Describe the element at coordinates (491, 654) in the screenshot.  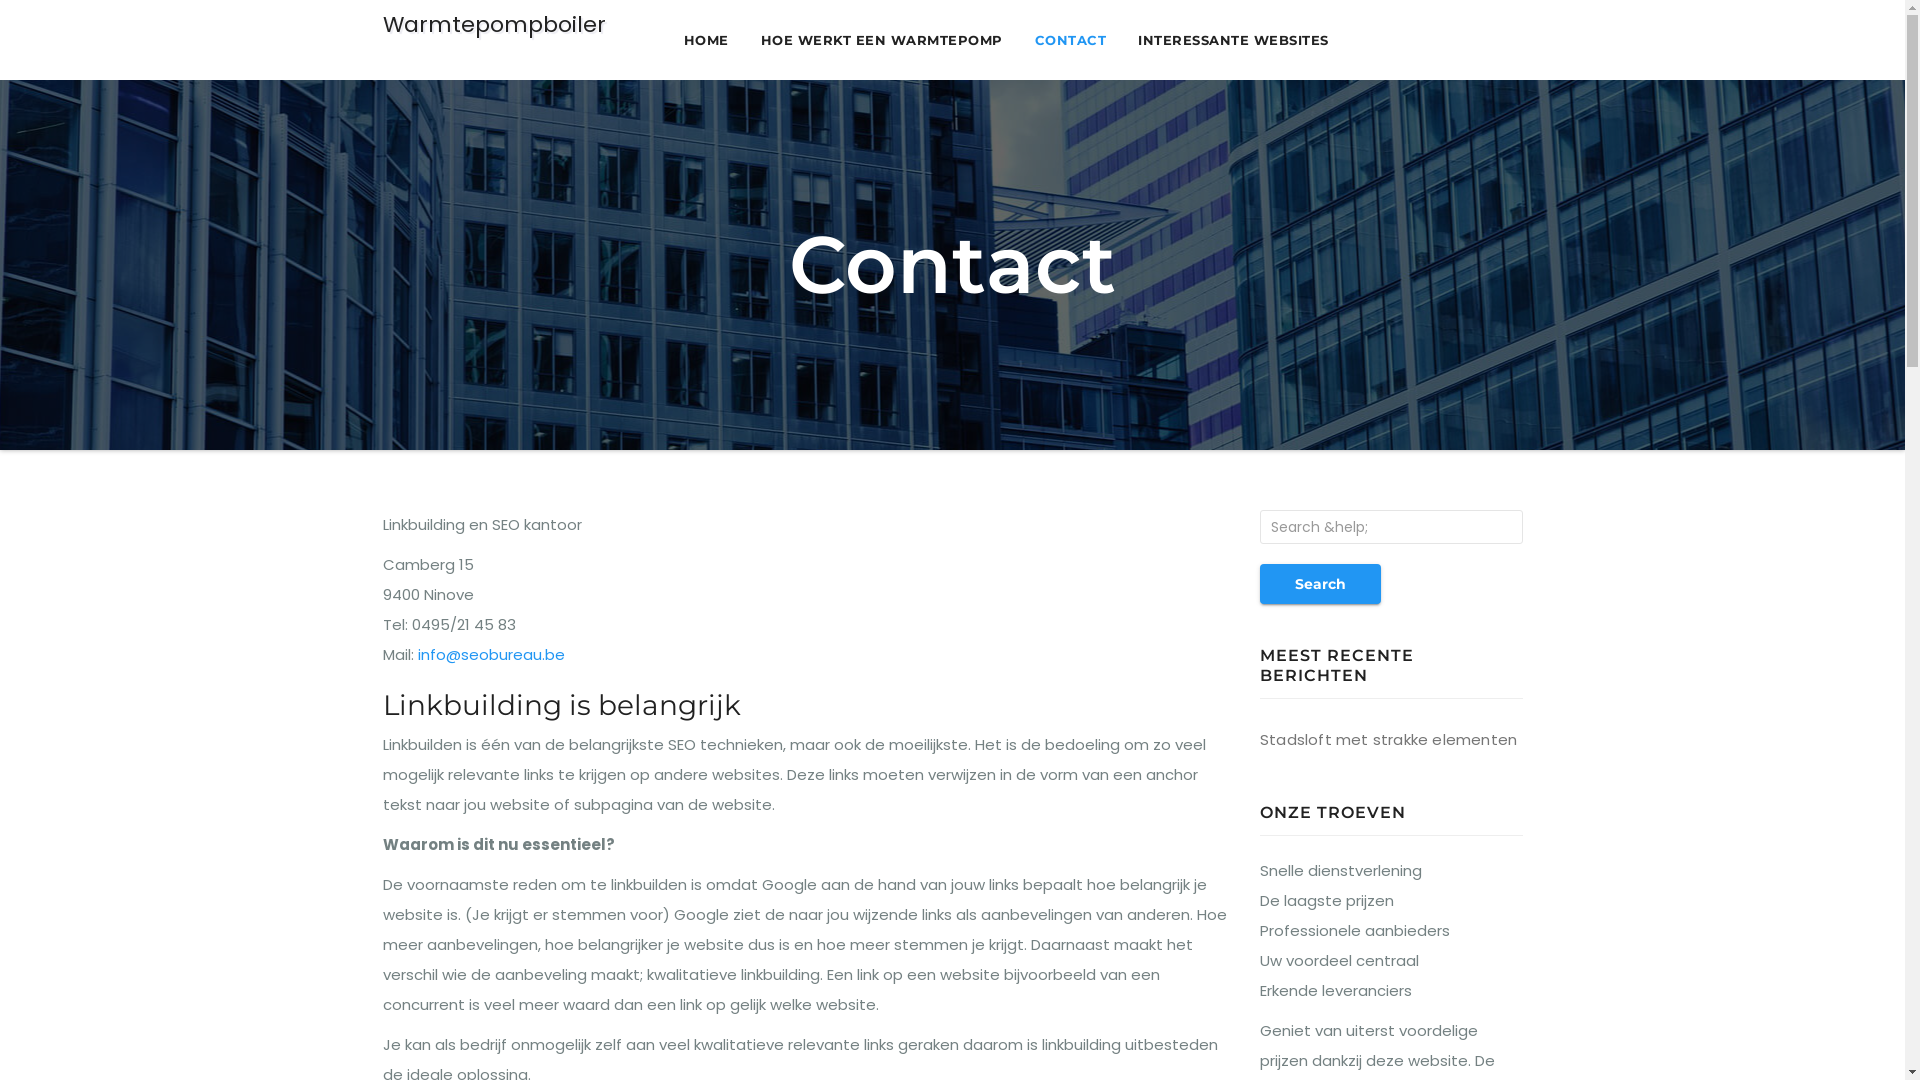
I see `'info@seobureau.be'` at that location.